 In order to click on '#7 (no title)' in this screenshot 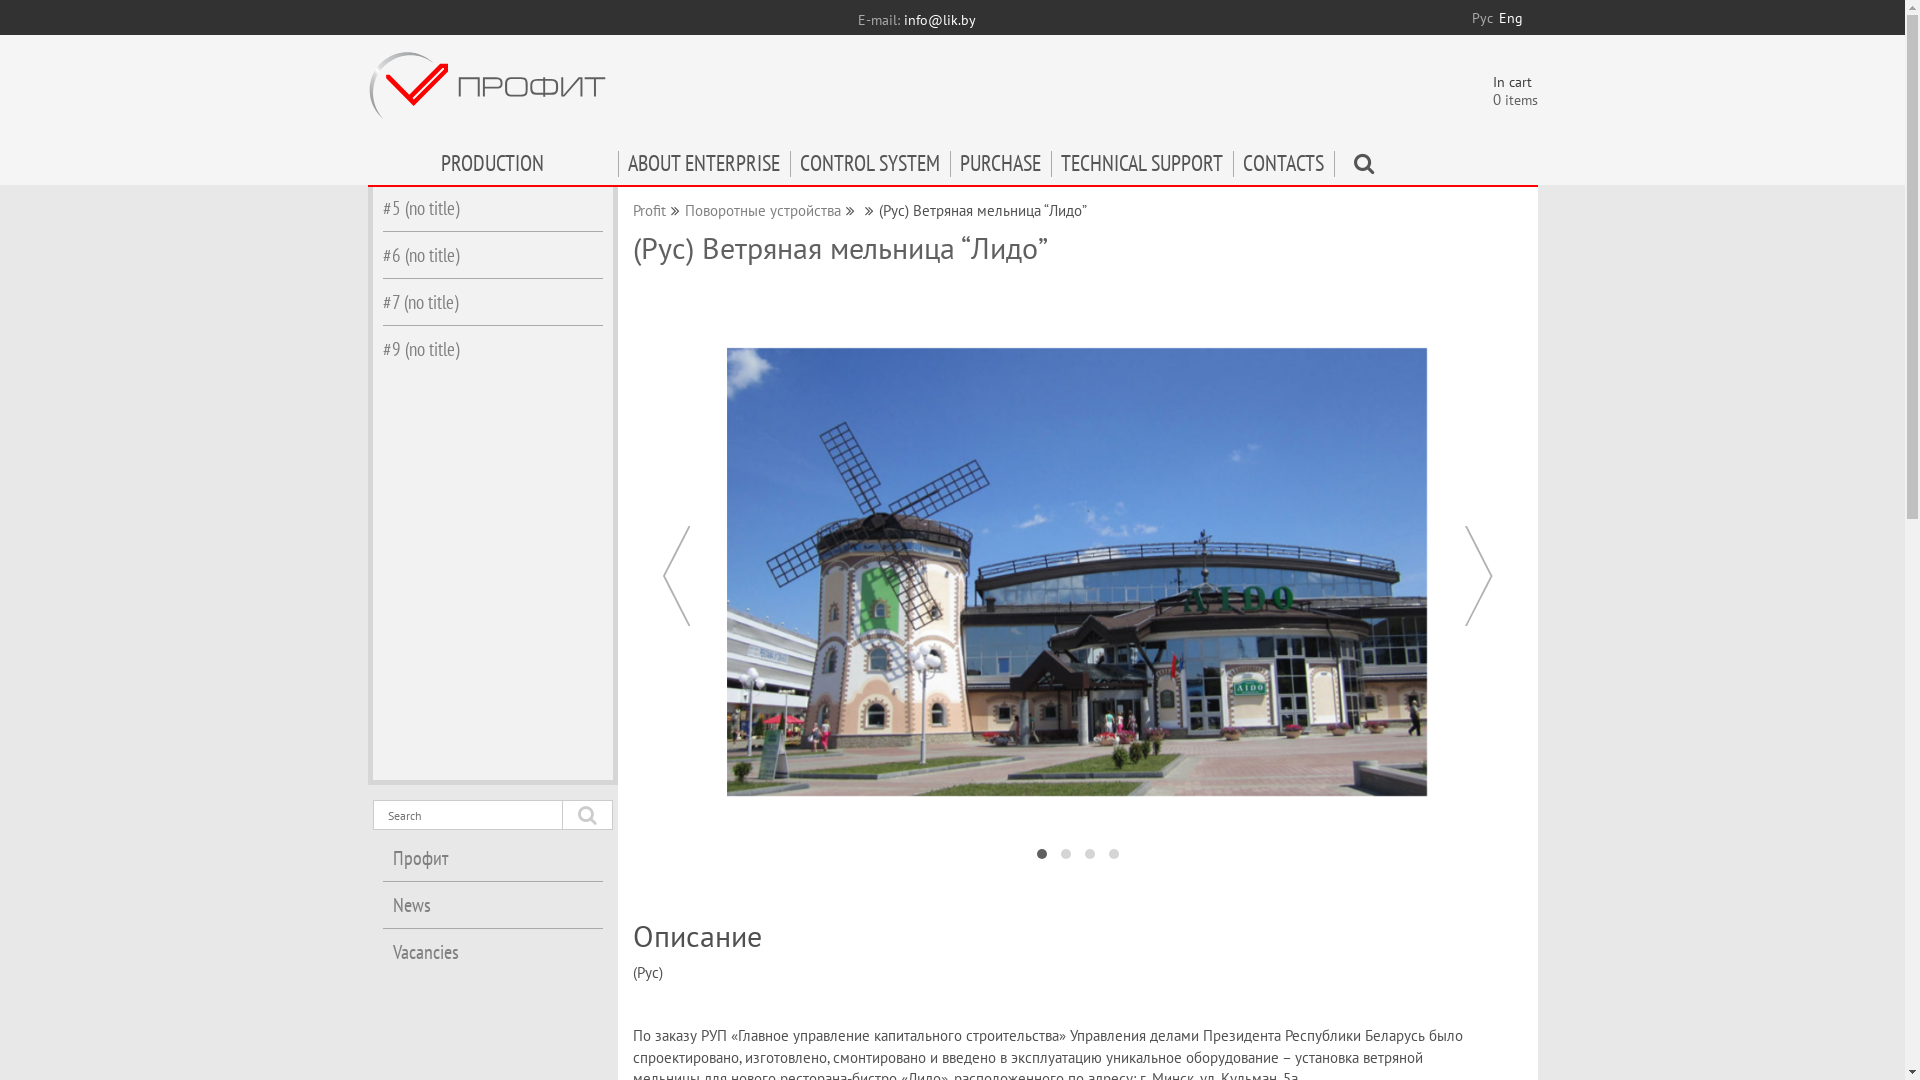, I will do `click(491, 301)`.